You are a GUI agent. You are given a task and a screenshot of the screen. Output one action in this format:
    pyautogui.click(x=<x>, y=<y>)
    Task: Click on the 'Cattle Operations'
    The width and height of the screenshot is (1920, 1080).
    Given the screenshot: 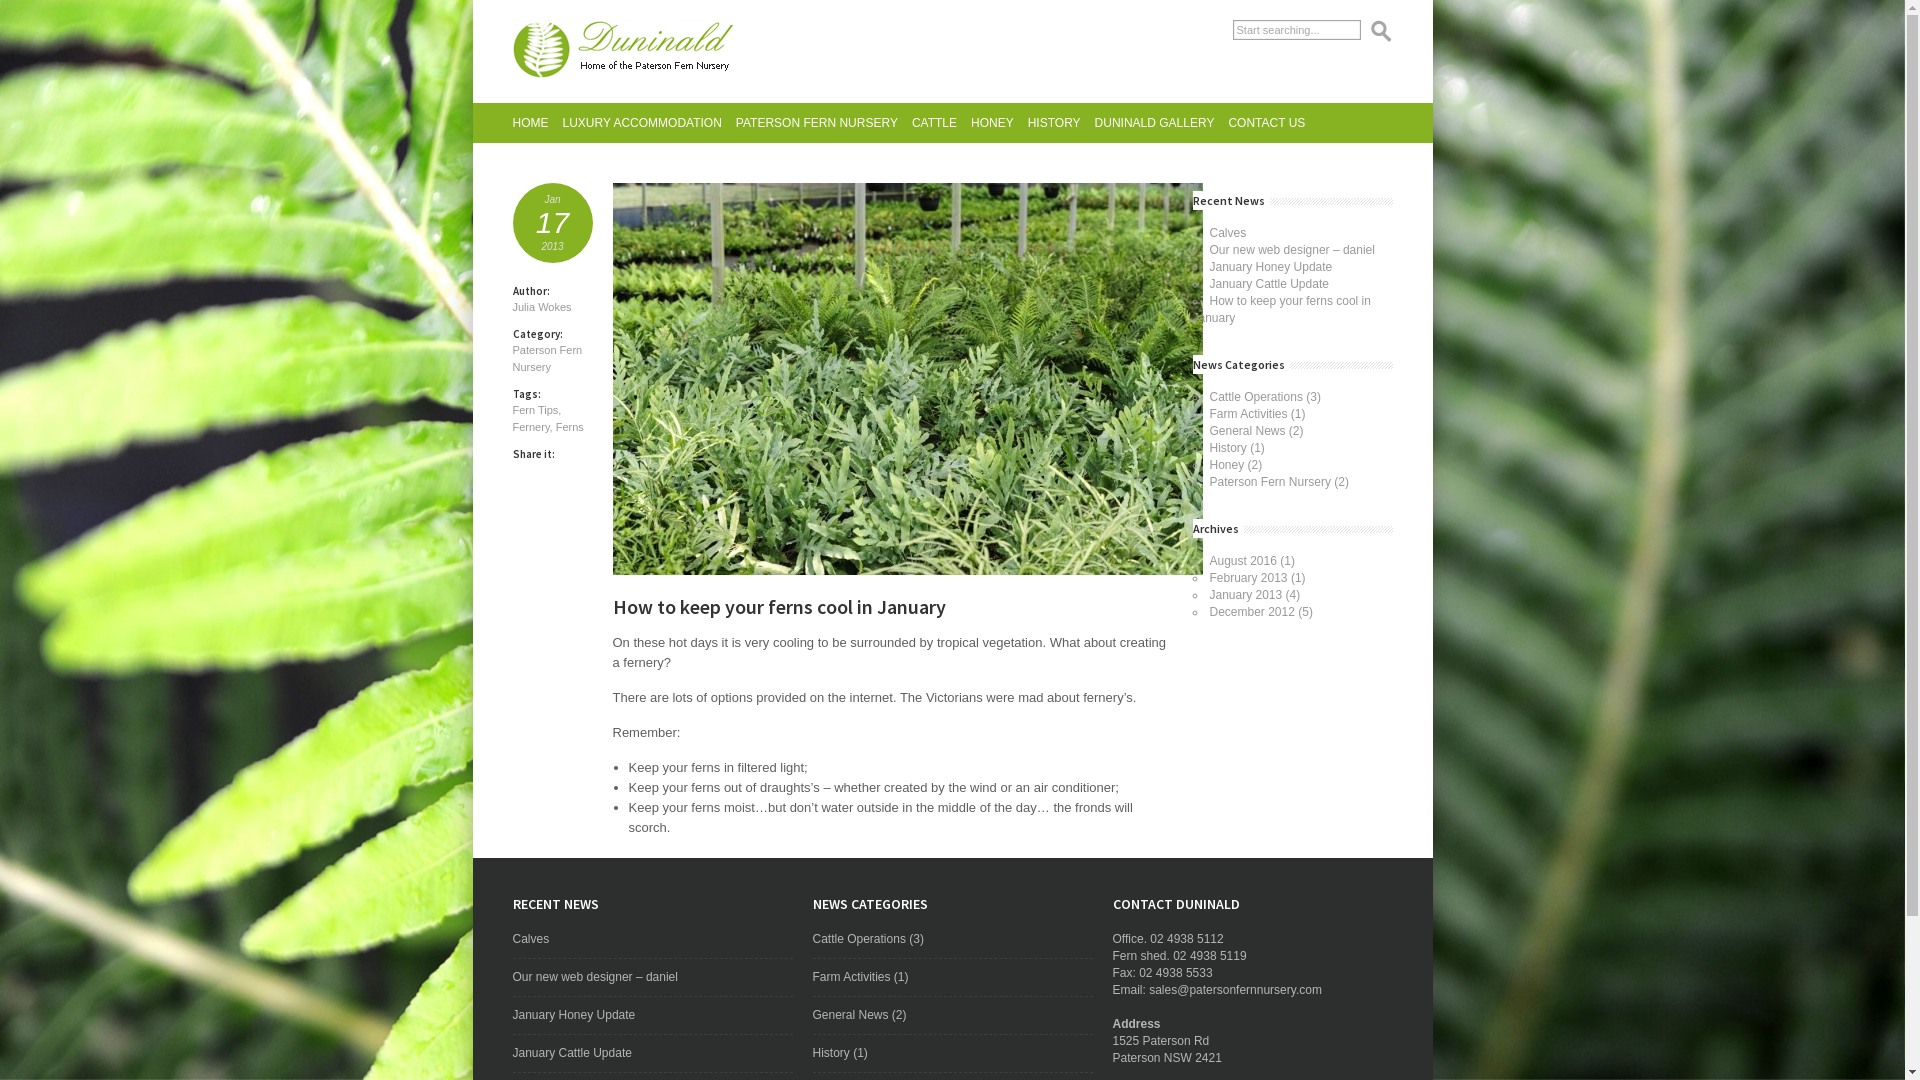 What is the action you would take?
    pyautogui.click(x=811, y=938)
    